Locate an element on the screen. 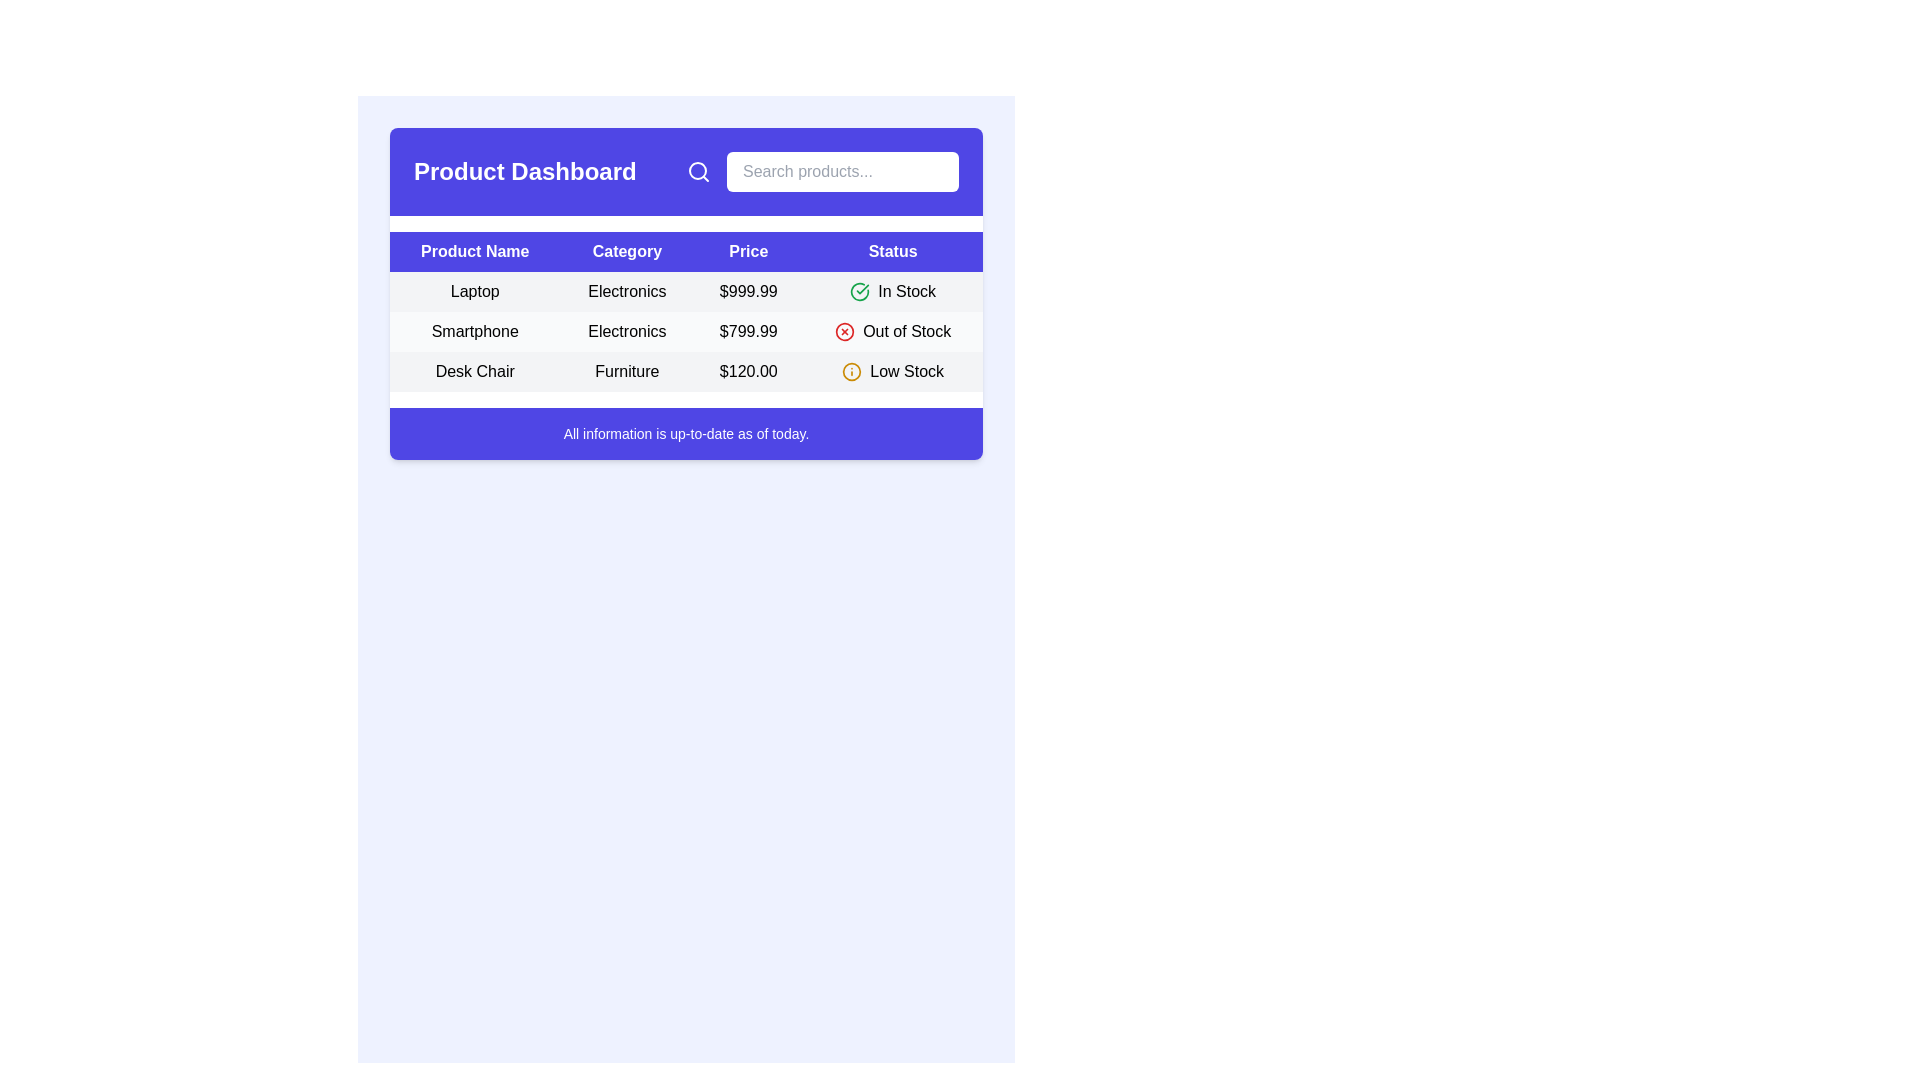 Image resolution: width=1920 pixels, height=1080 pixels. the 'Product Name' text label, which has a blue background and white text, located in the upper left corner of the table header row is located at coordinates (474, 250).